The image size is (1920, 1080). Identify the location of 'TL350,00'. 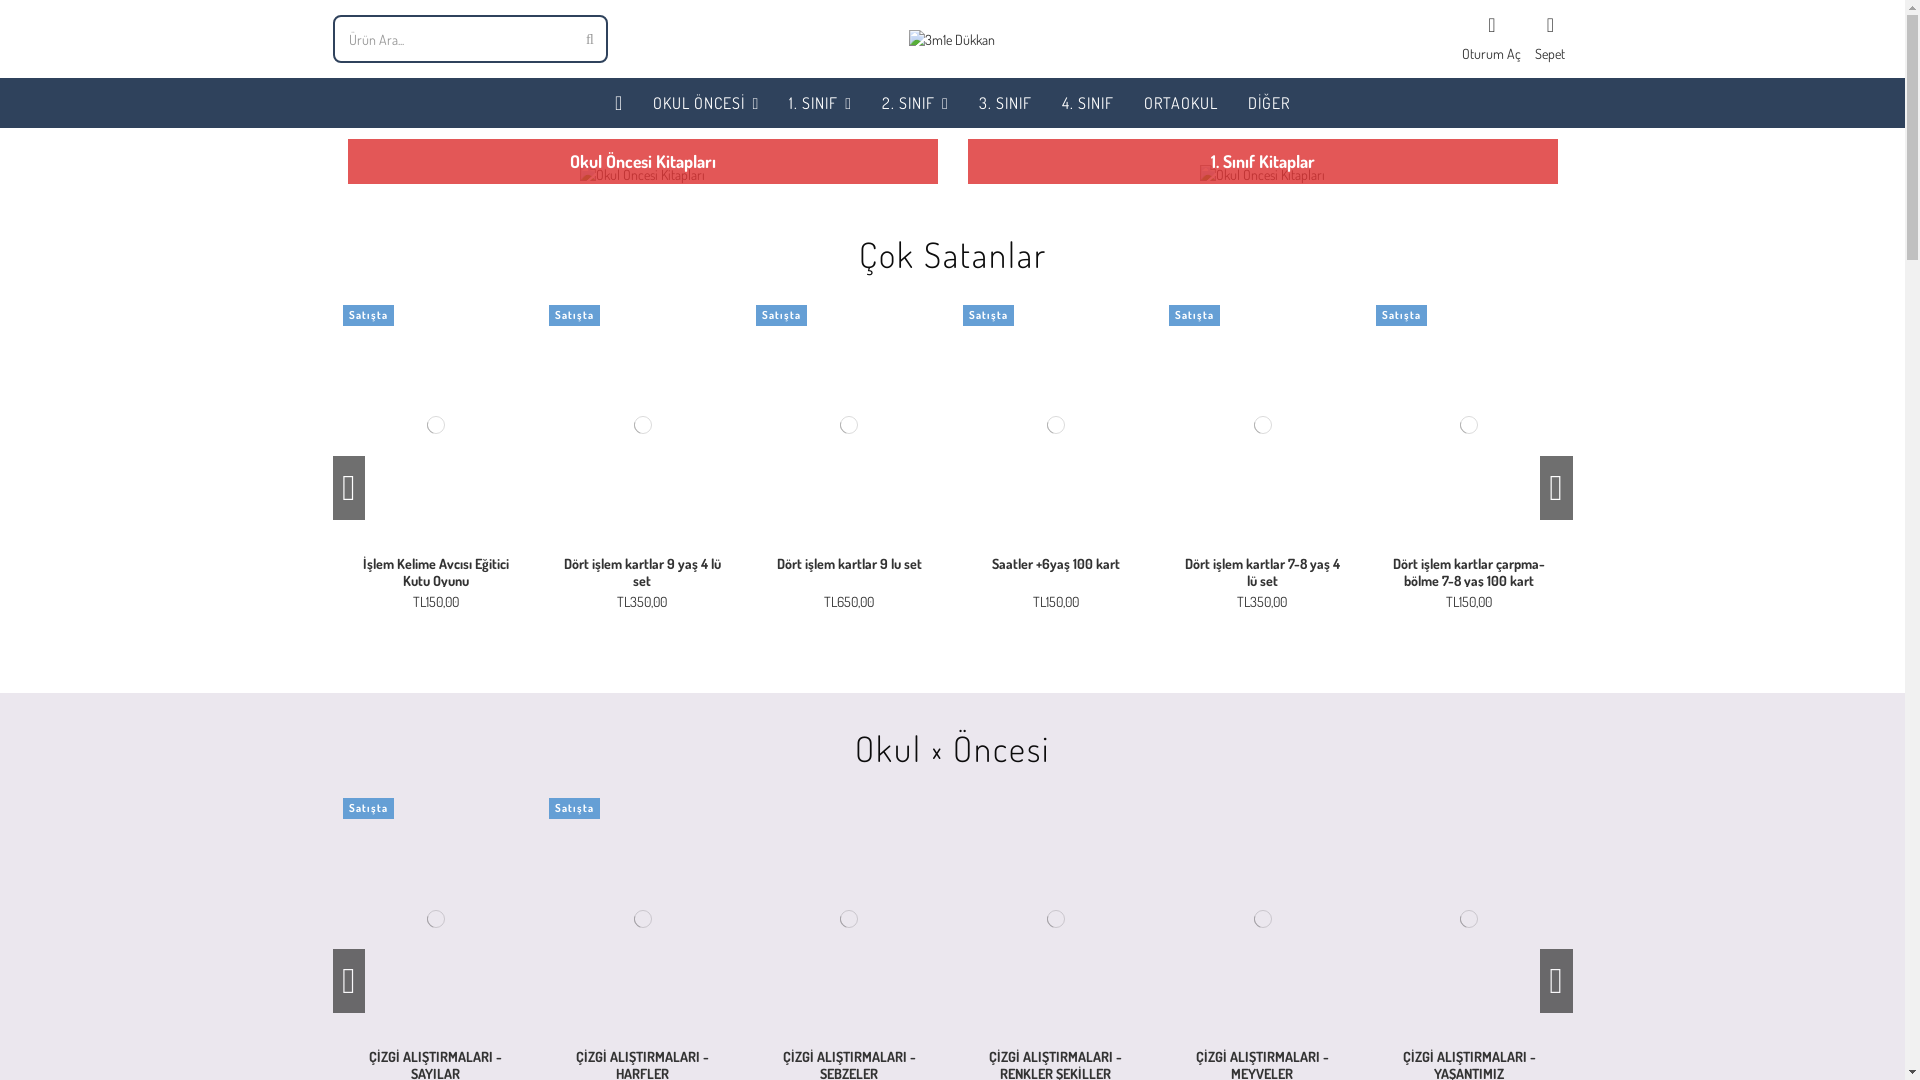
(642, 600).